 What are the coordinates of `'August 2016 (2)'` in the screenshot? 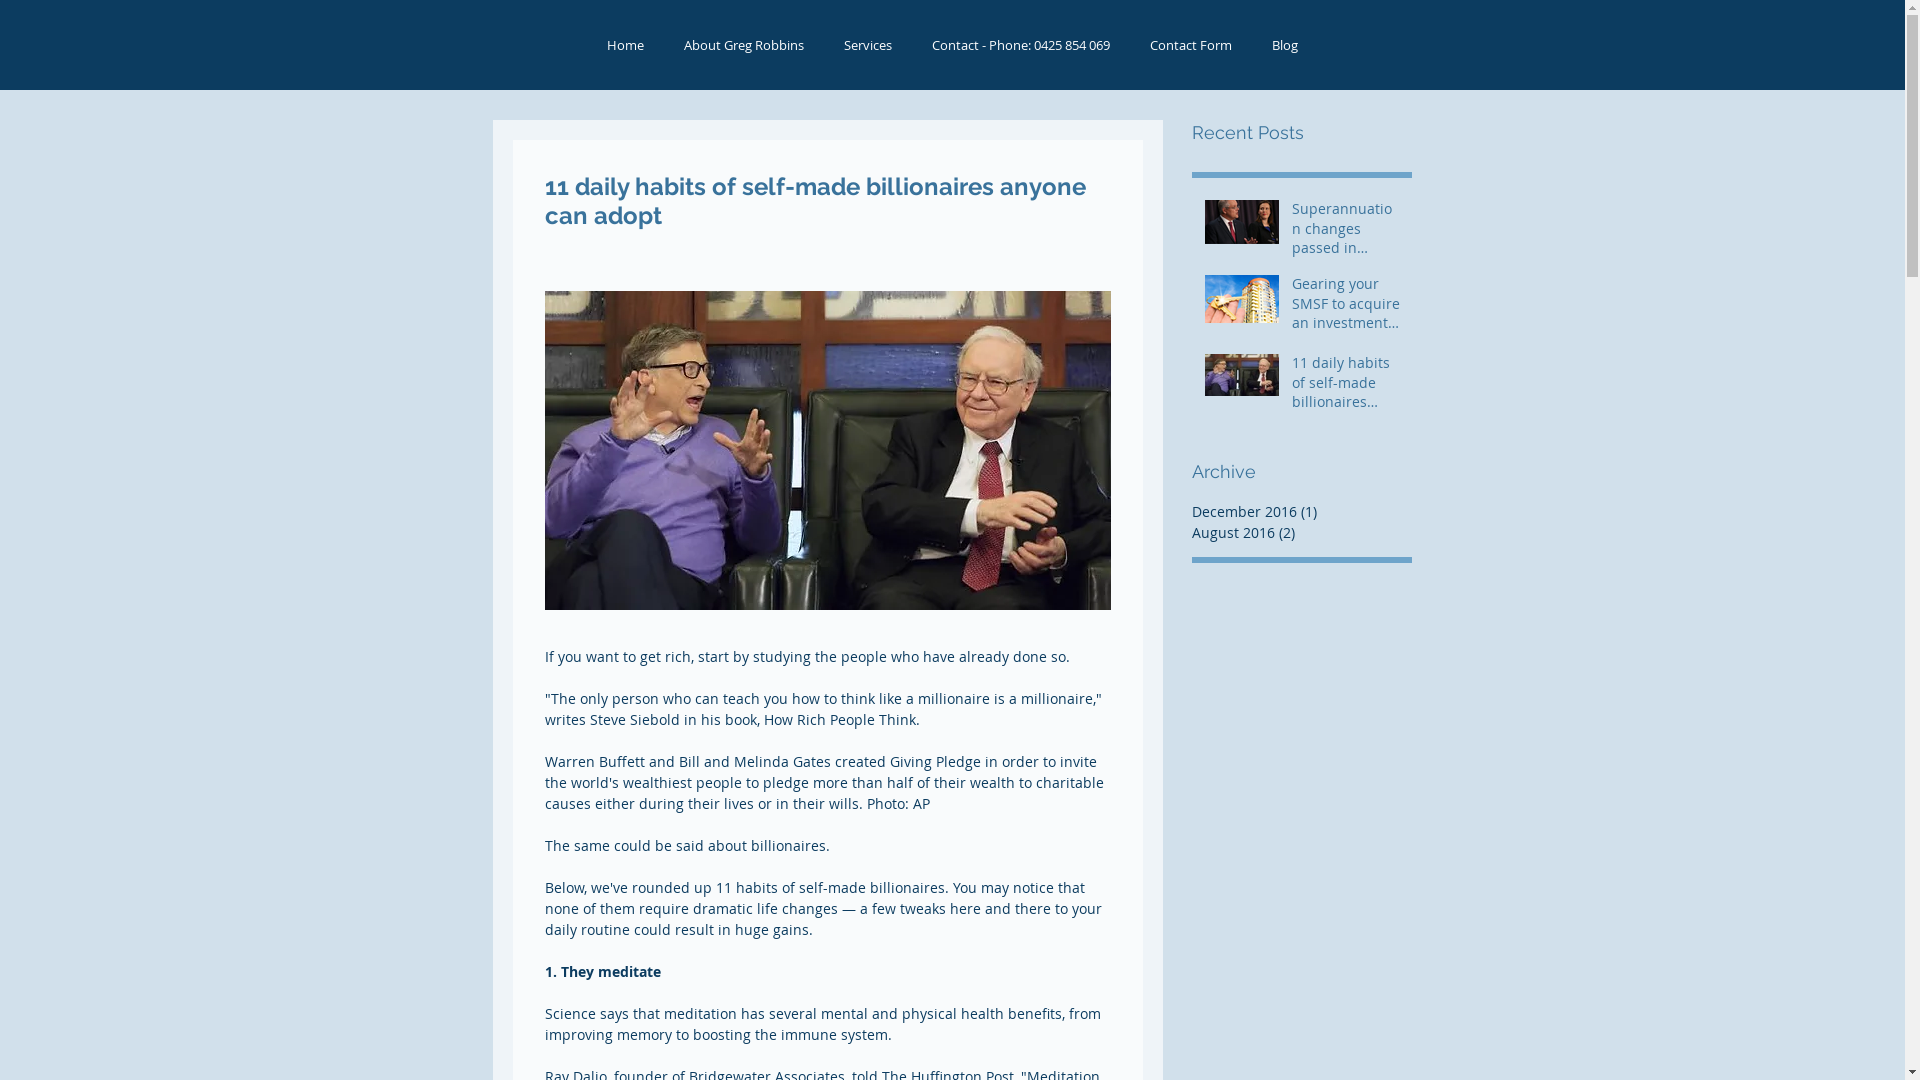 It's located at (1296, 531).